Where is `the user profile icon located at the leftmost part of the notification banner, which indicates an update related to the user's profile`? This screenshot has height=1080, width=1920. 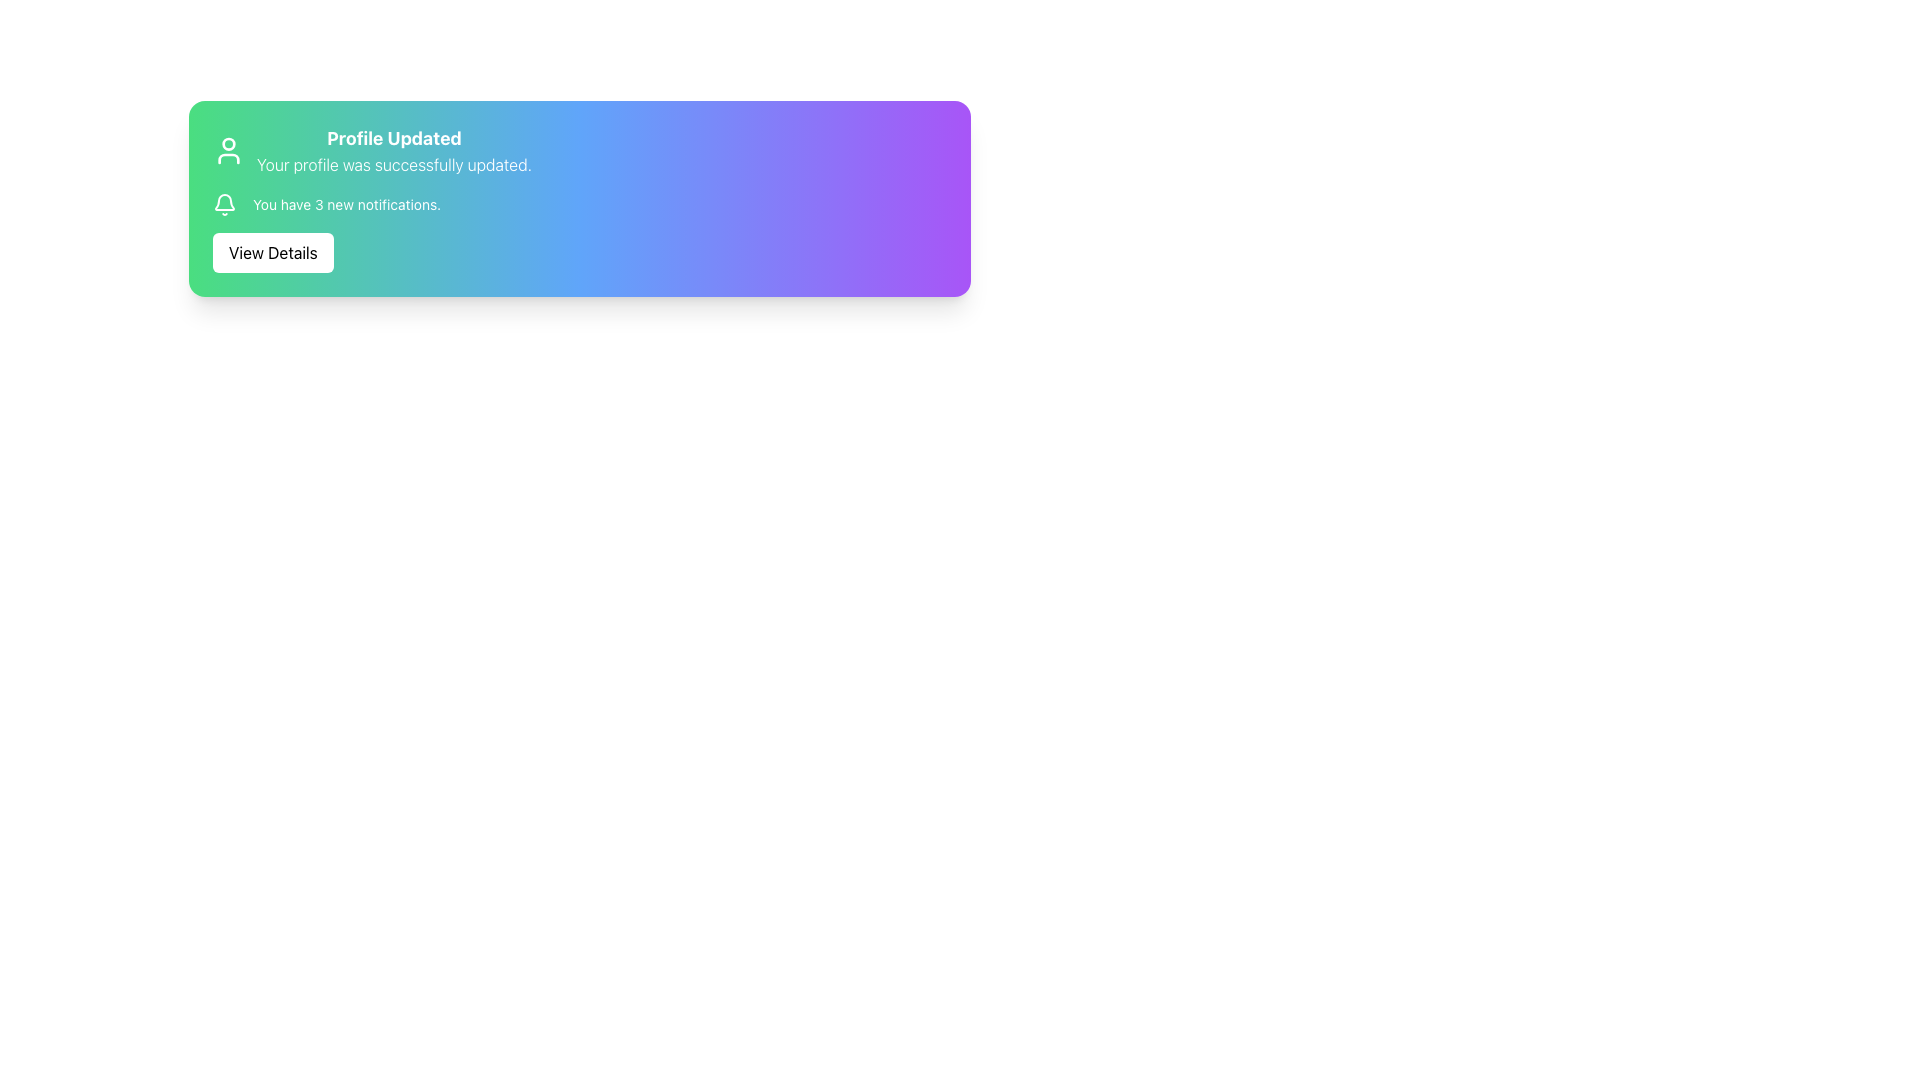
the user profile icon located at the leftmost part of the notification banner, which indicates an update related to the user's profile is located at coordinates (229, 149).